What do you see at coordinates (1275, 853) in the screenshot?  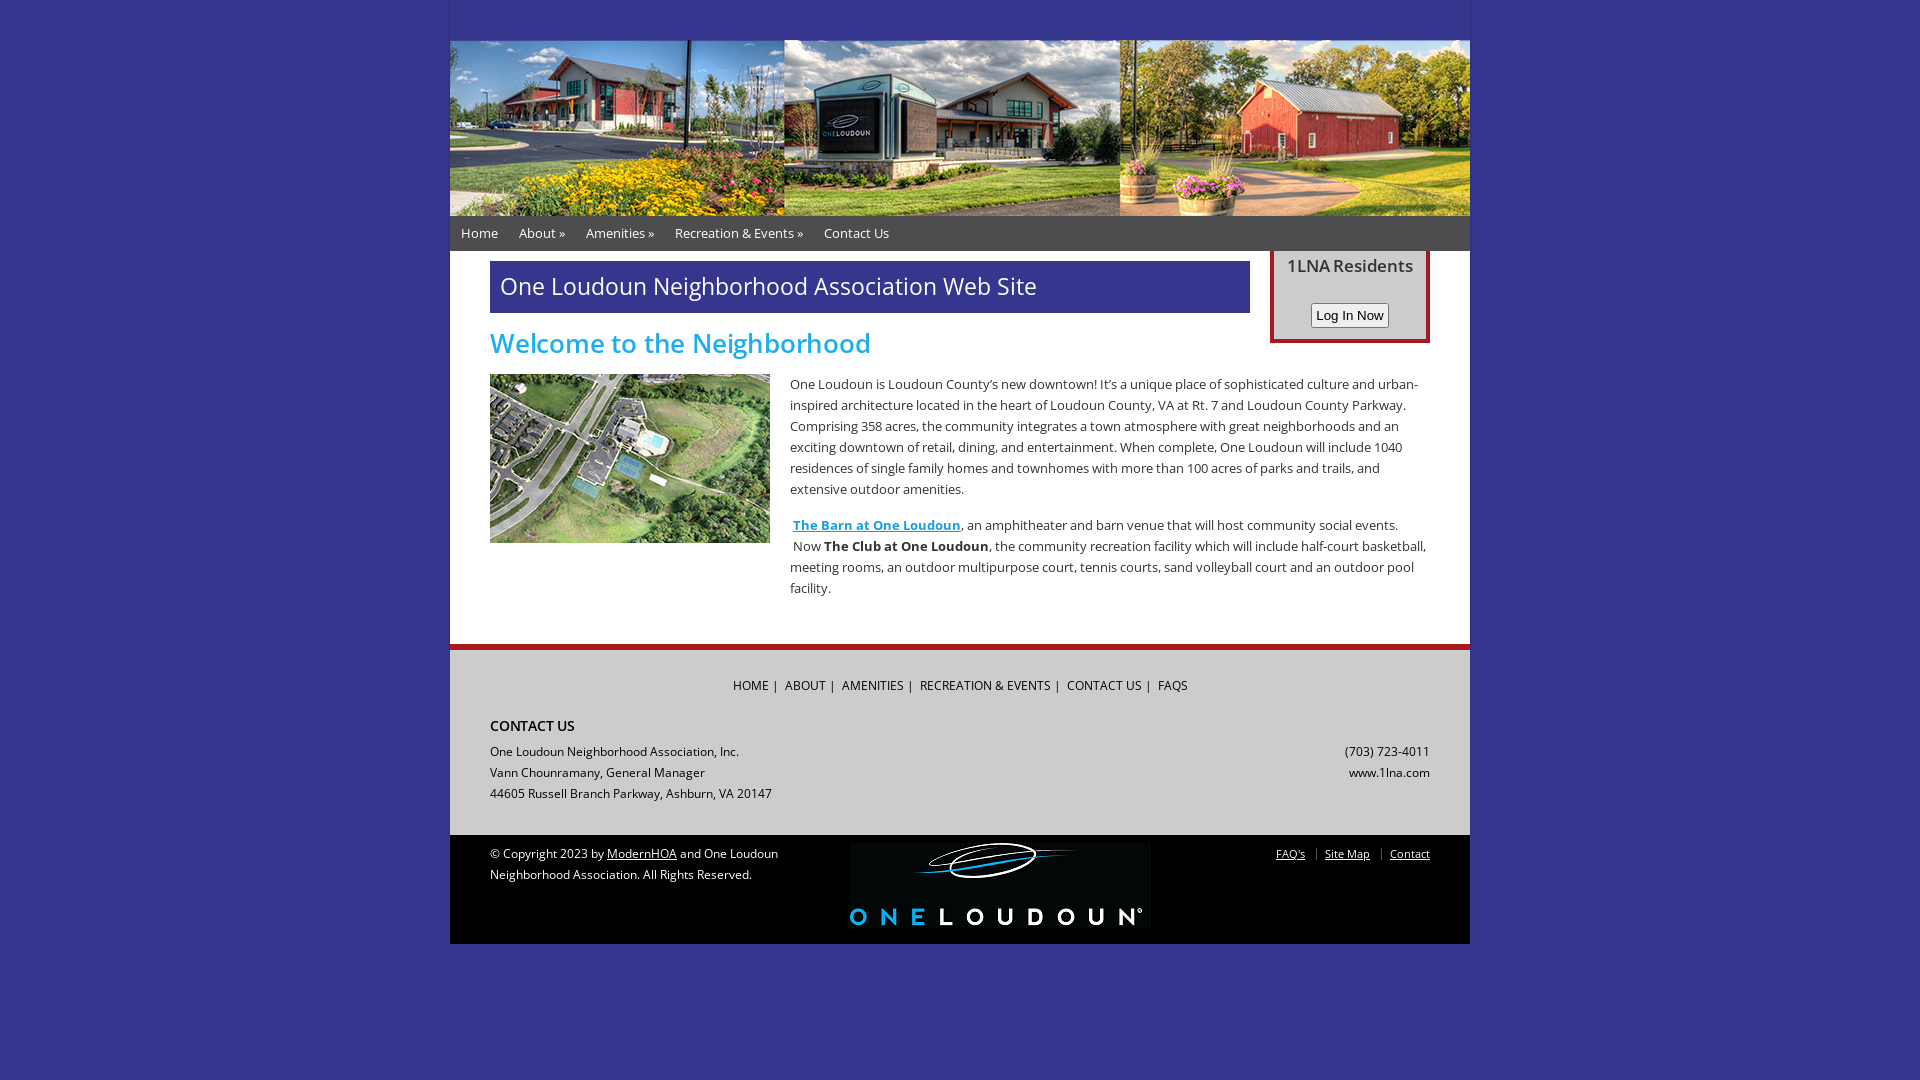 I see `'FAQ's'` at bounding box center [1275, 853].